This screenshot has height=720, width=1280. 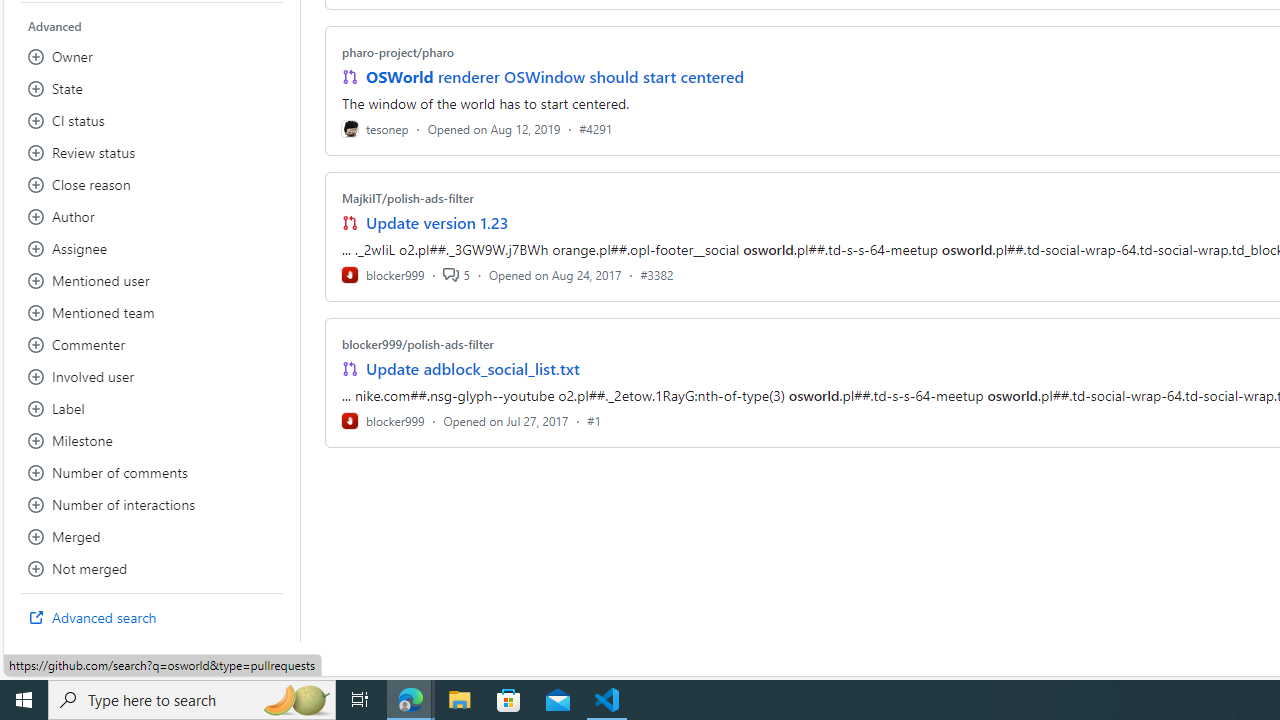 I want to click on 'Advanced search', so click(x=151, y=617).